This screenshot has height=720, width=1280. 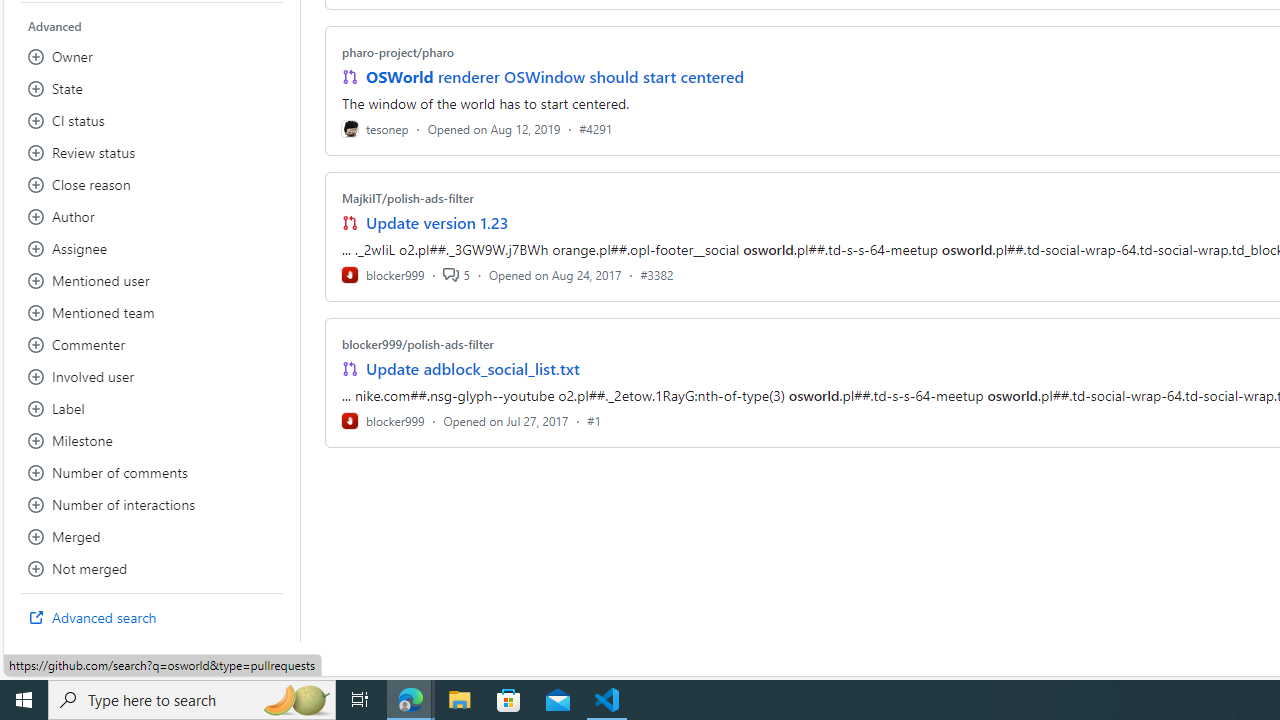 I want to click on 'Advanced search', so click(x=151, y=617).